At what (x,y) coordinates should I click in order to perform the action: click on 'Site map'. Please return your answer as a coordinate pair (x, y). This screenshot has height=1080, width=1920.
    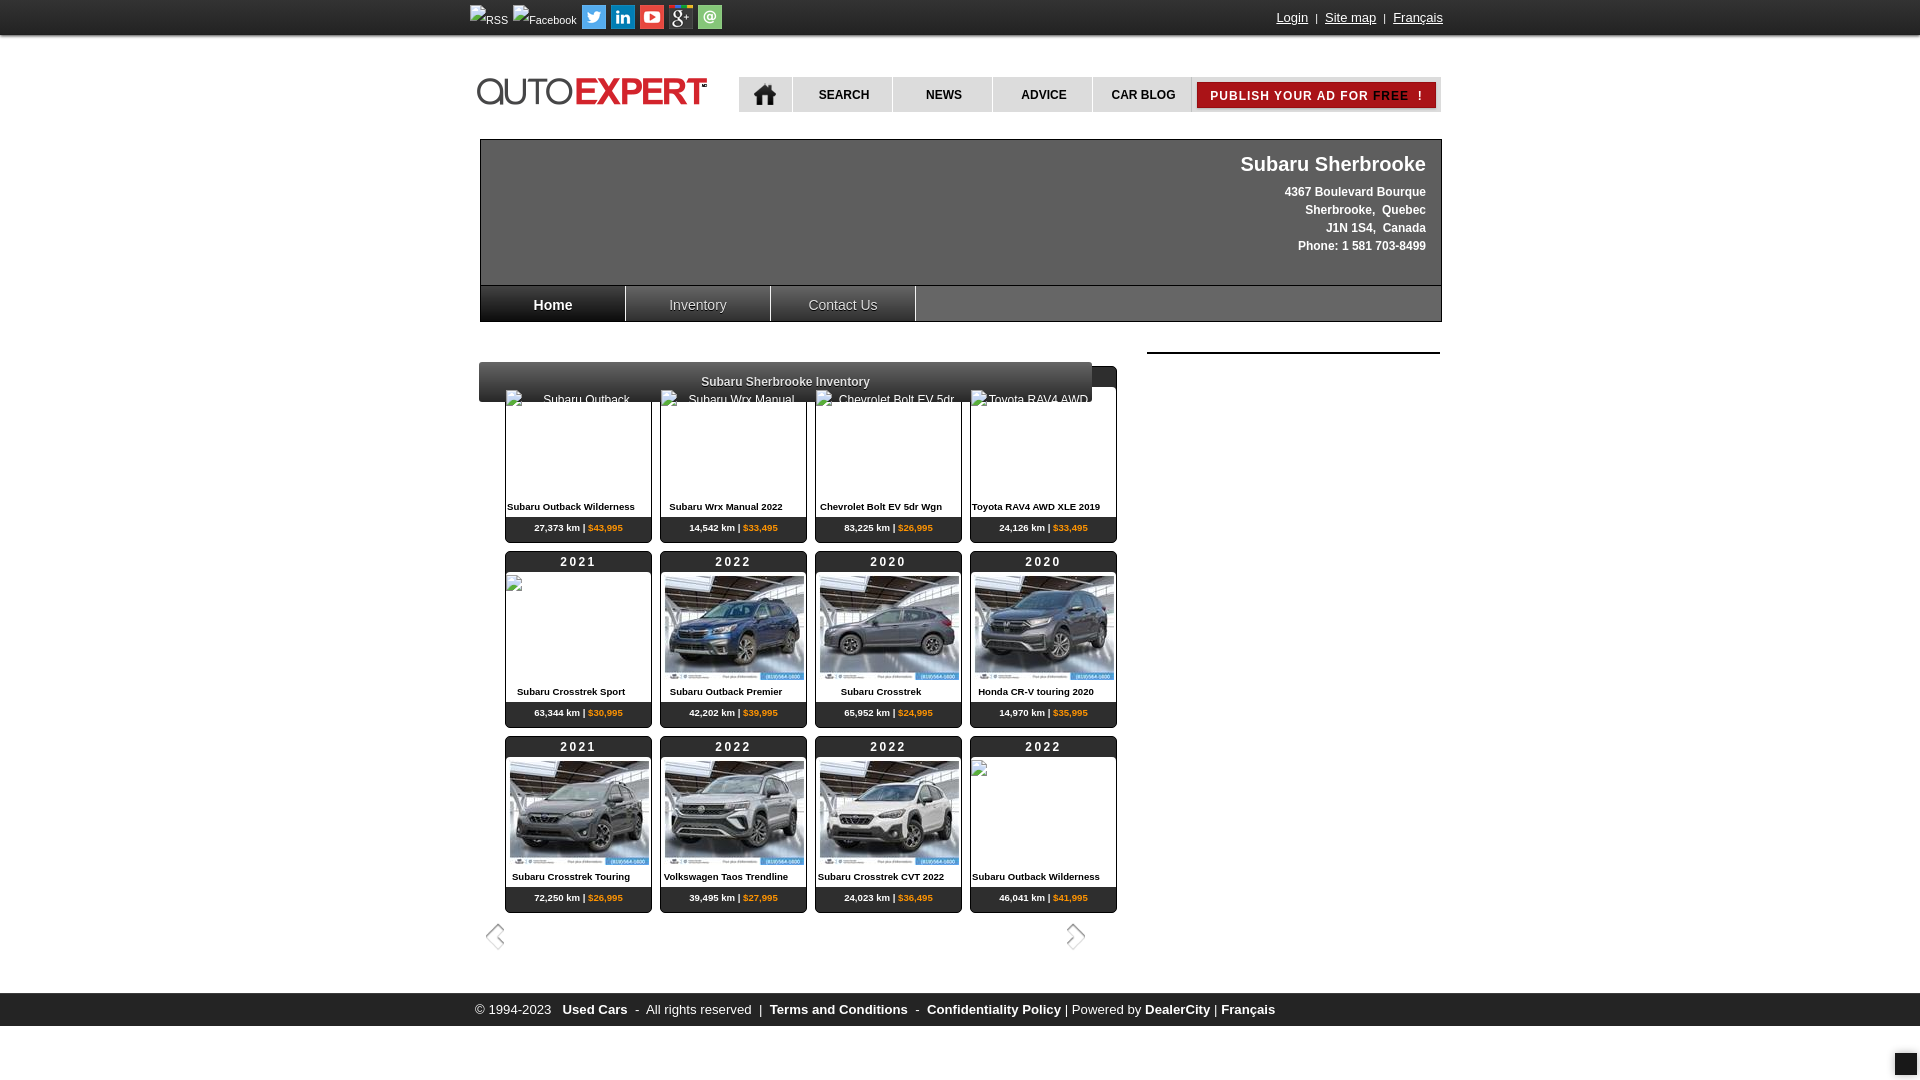
    Looking at the image, I should click on (1350, 17).